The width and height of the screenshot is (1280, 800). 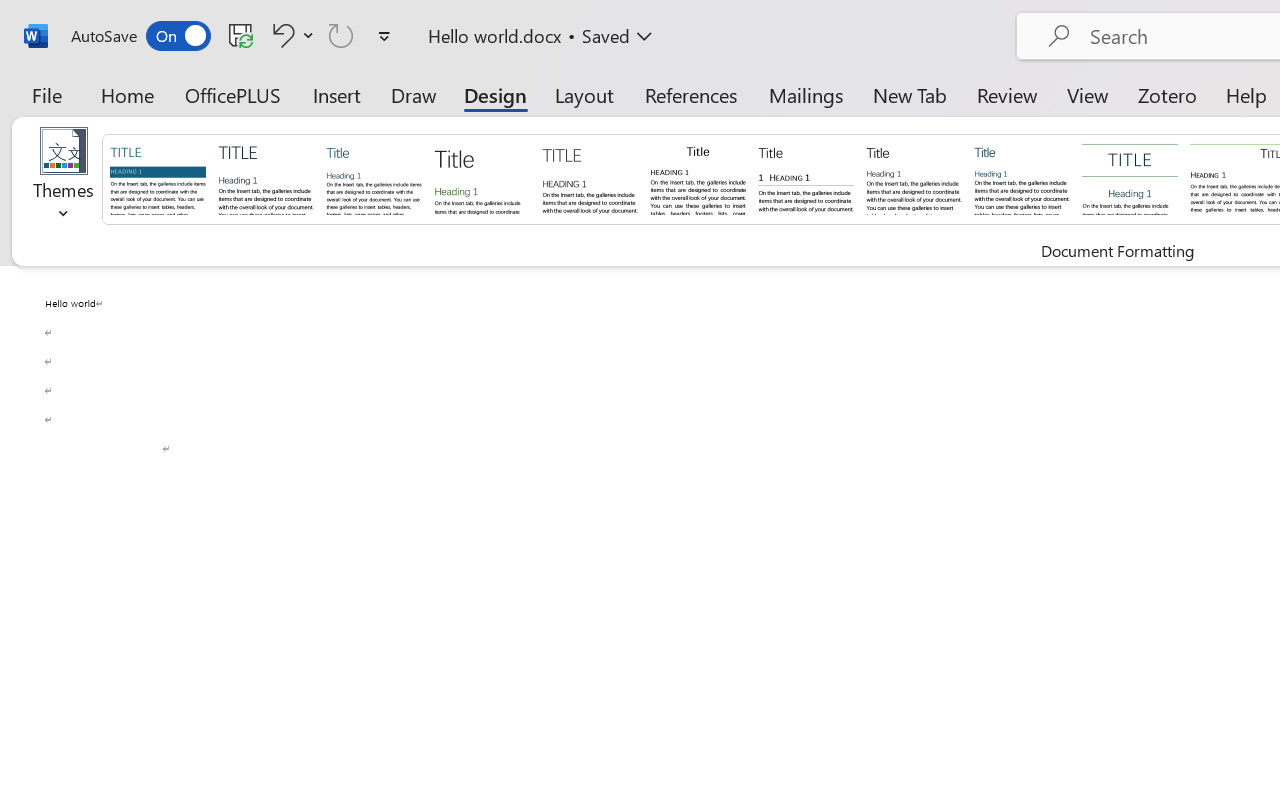 What do you see at coordinates (495, 94) in the screenshot?
I see `'Design'` at bounding box center [495, 94].